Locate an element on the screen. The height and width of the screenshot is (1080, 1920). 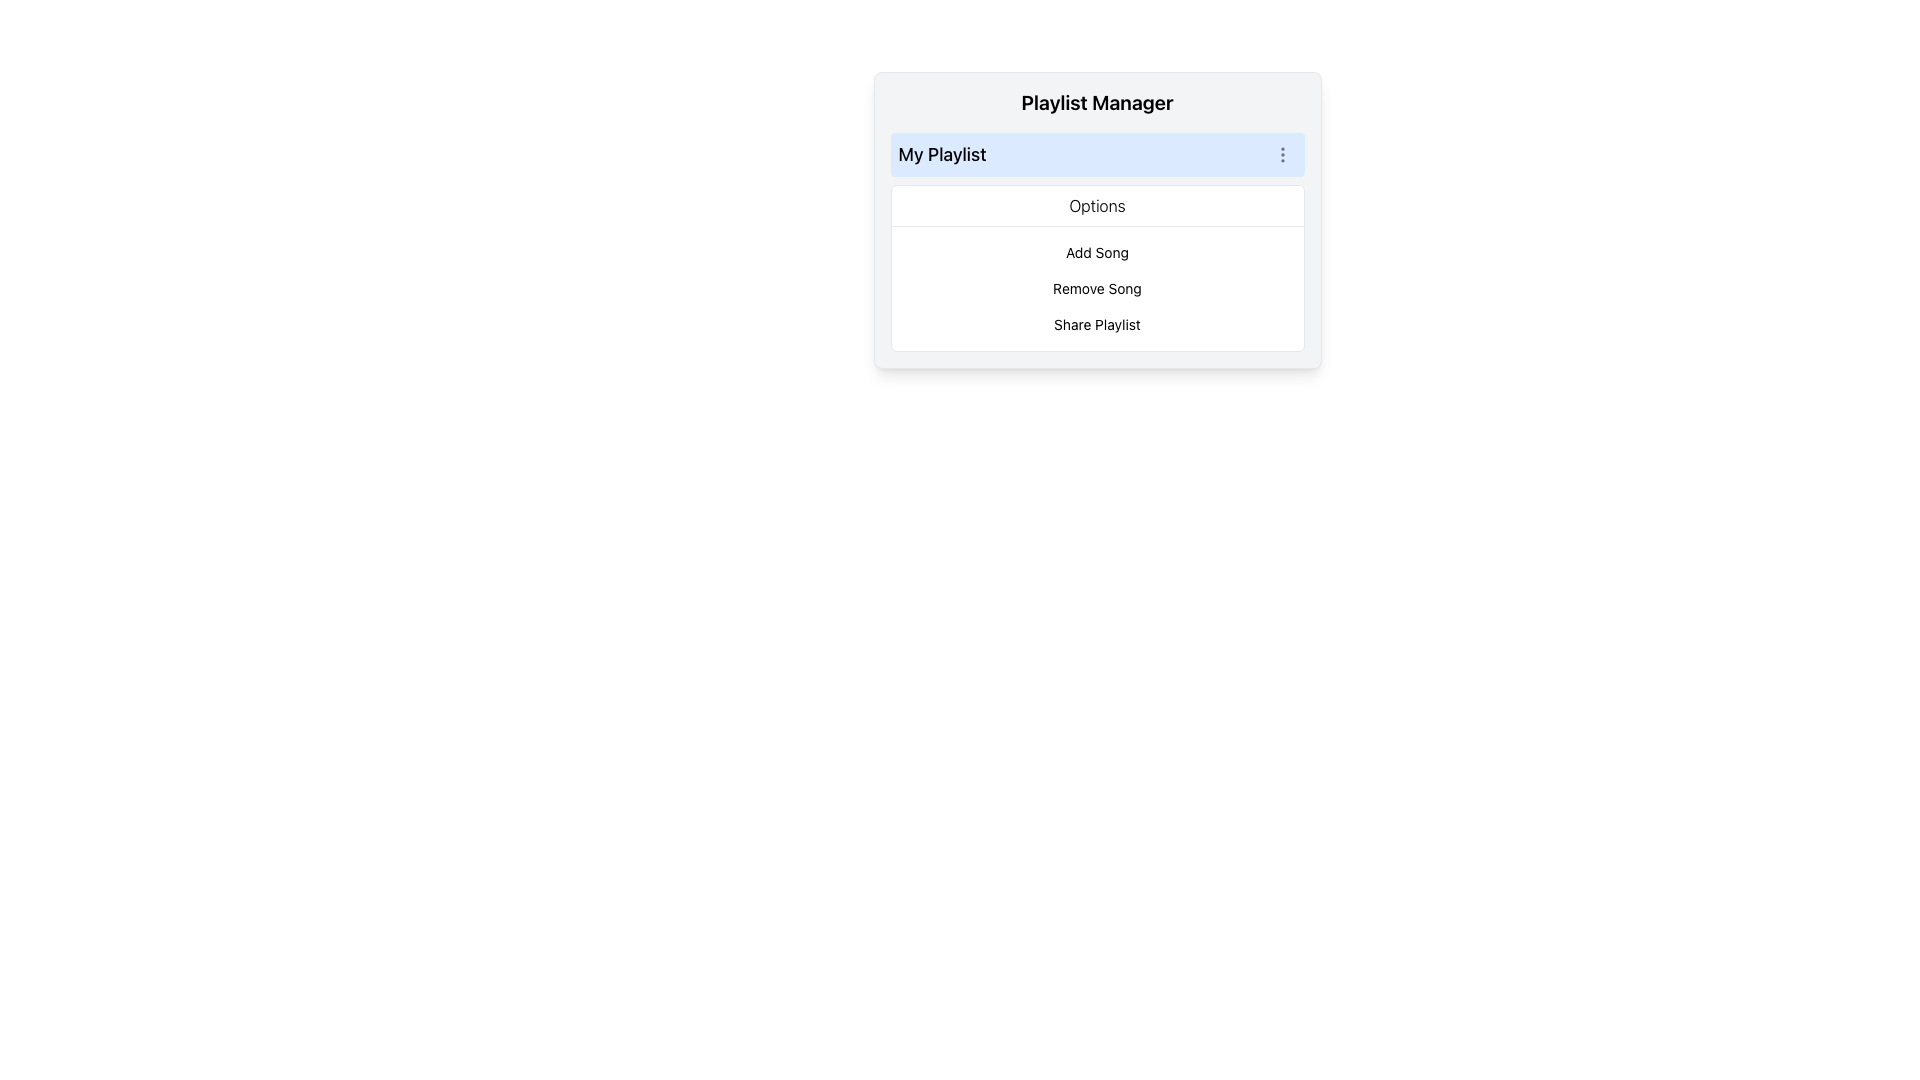
the vertical ellipsis icon located at the top-right edge of the 'My Playlist' row is located at coordinates (1282, 153).